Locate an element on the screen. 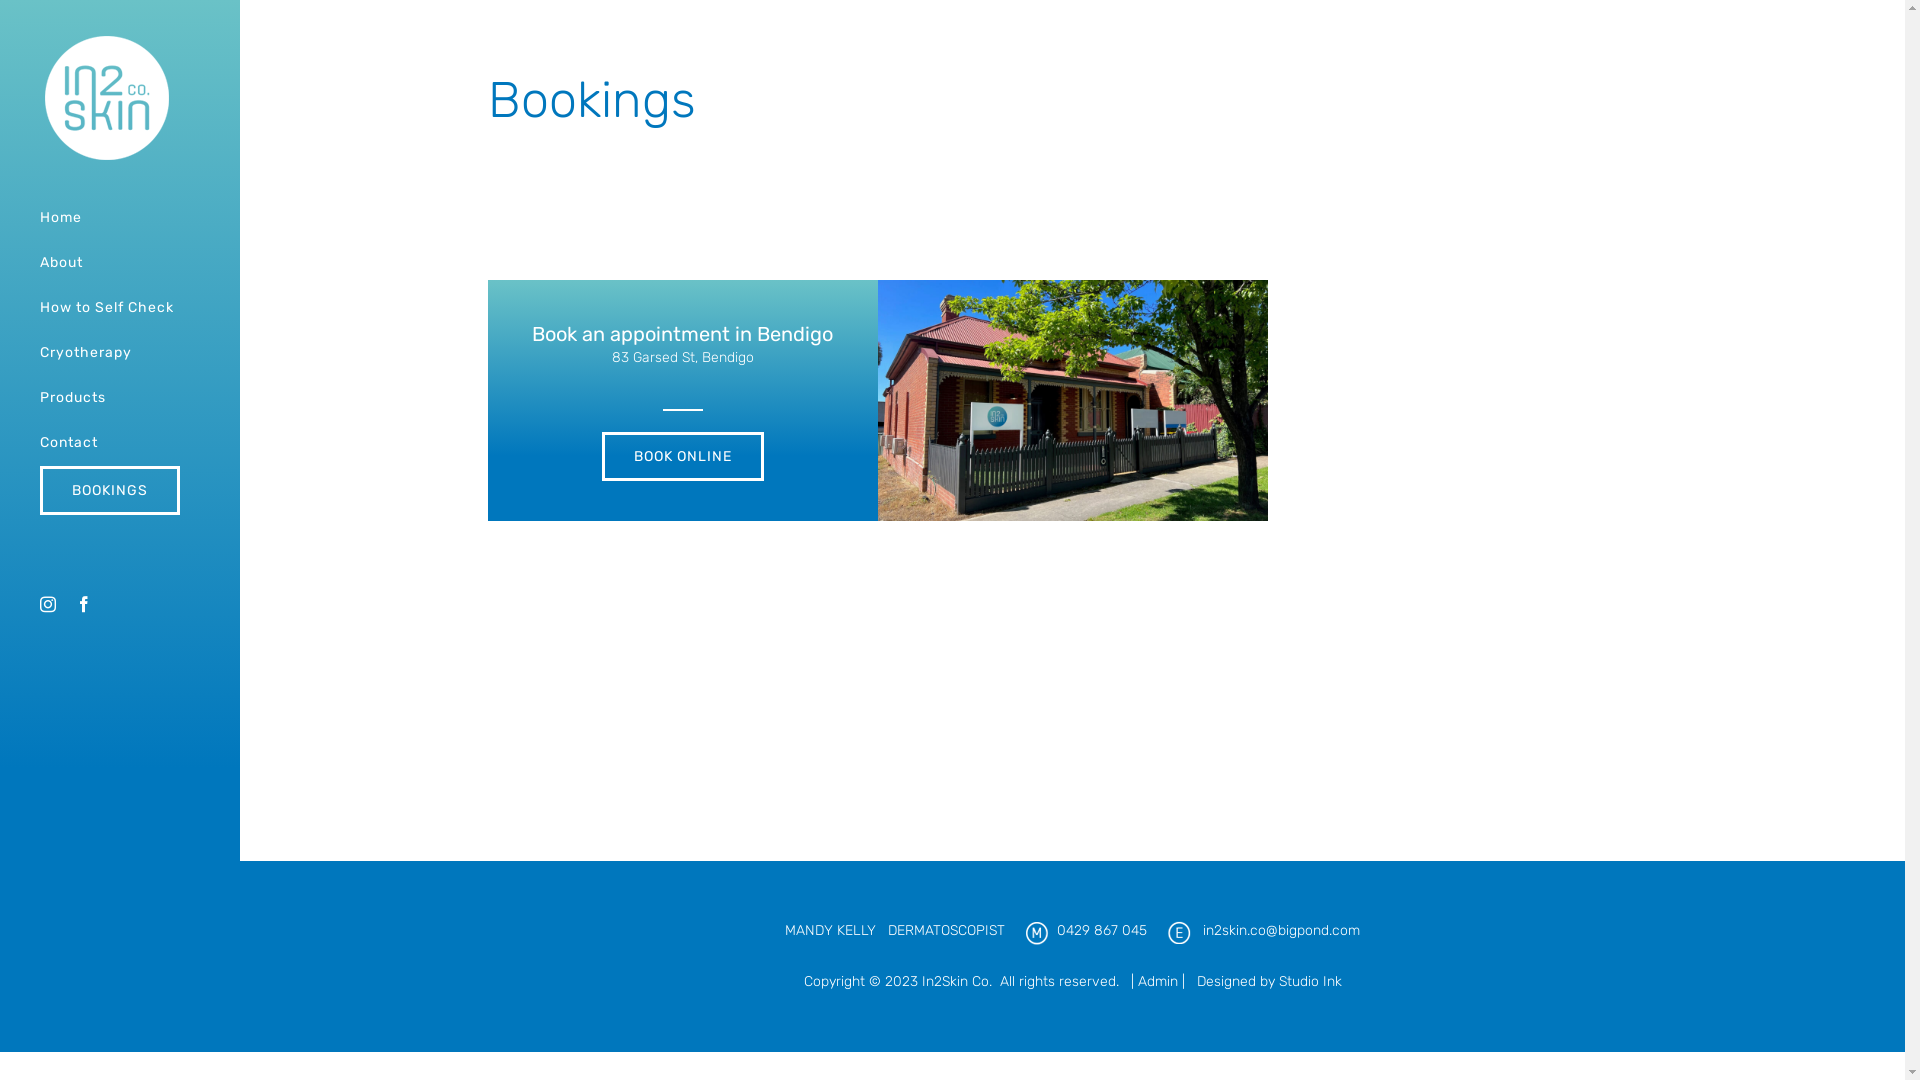 This screenshot has width=1920, height=1080. 'Facebook' is located at coordinates (82, 603).